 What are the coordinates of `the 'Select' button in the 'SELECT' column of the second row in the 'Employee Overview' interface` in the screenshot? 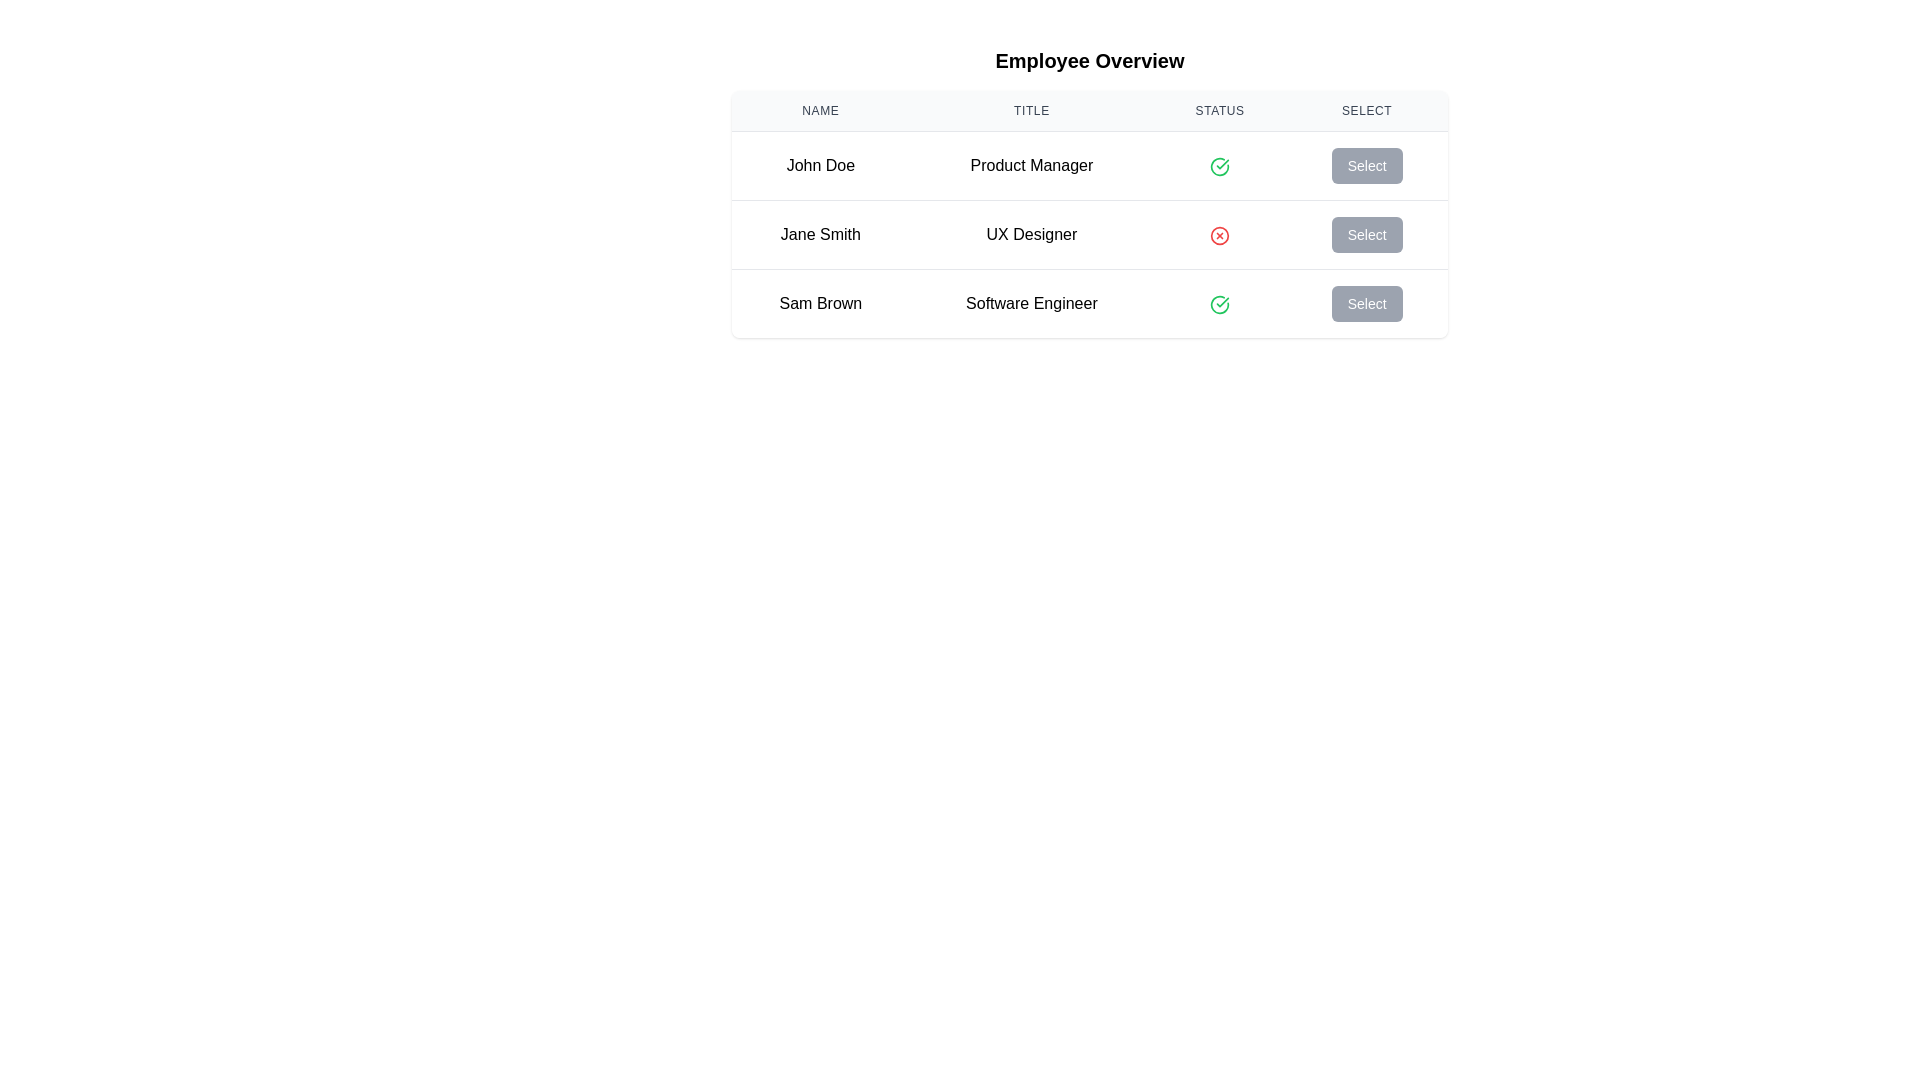 It's located at (1366, 234).